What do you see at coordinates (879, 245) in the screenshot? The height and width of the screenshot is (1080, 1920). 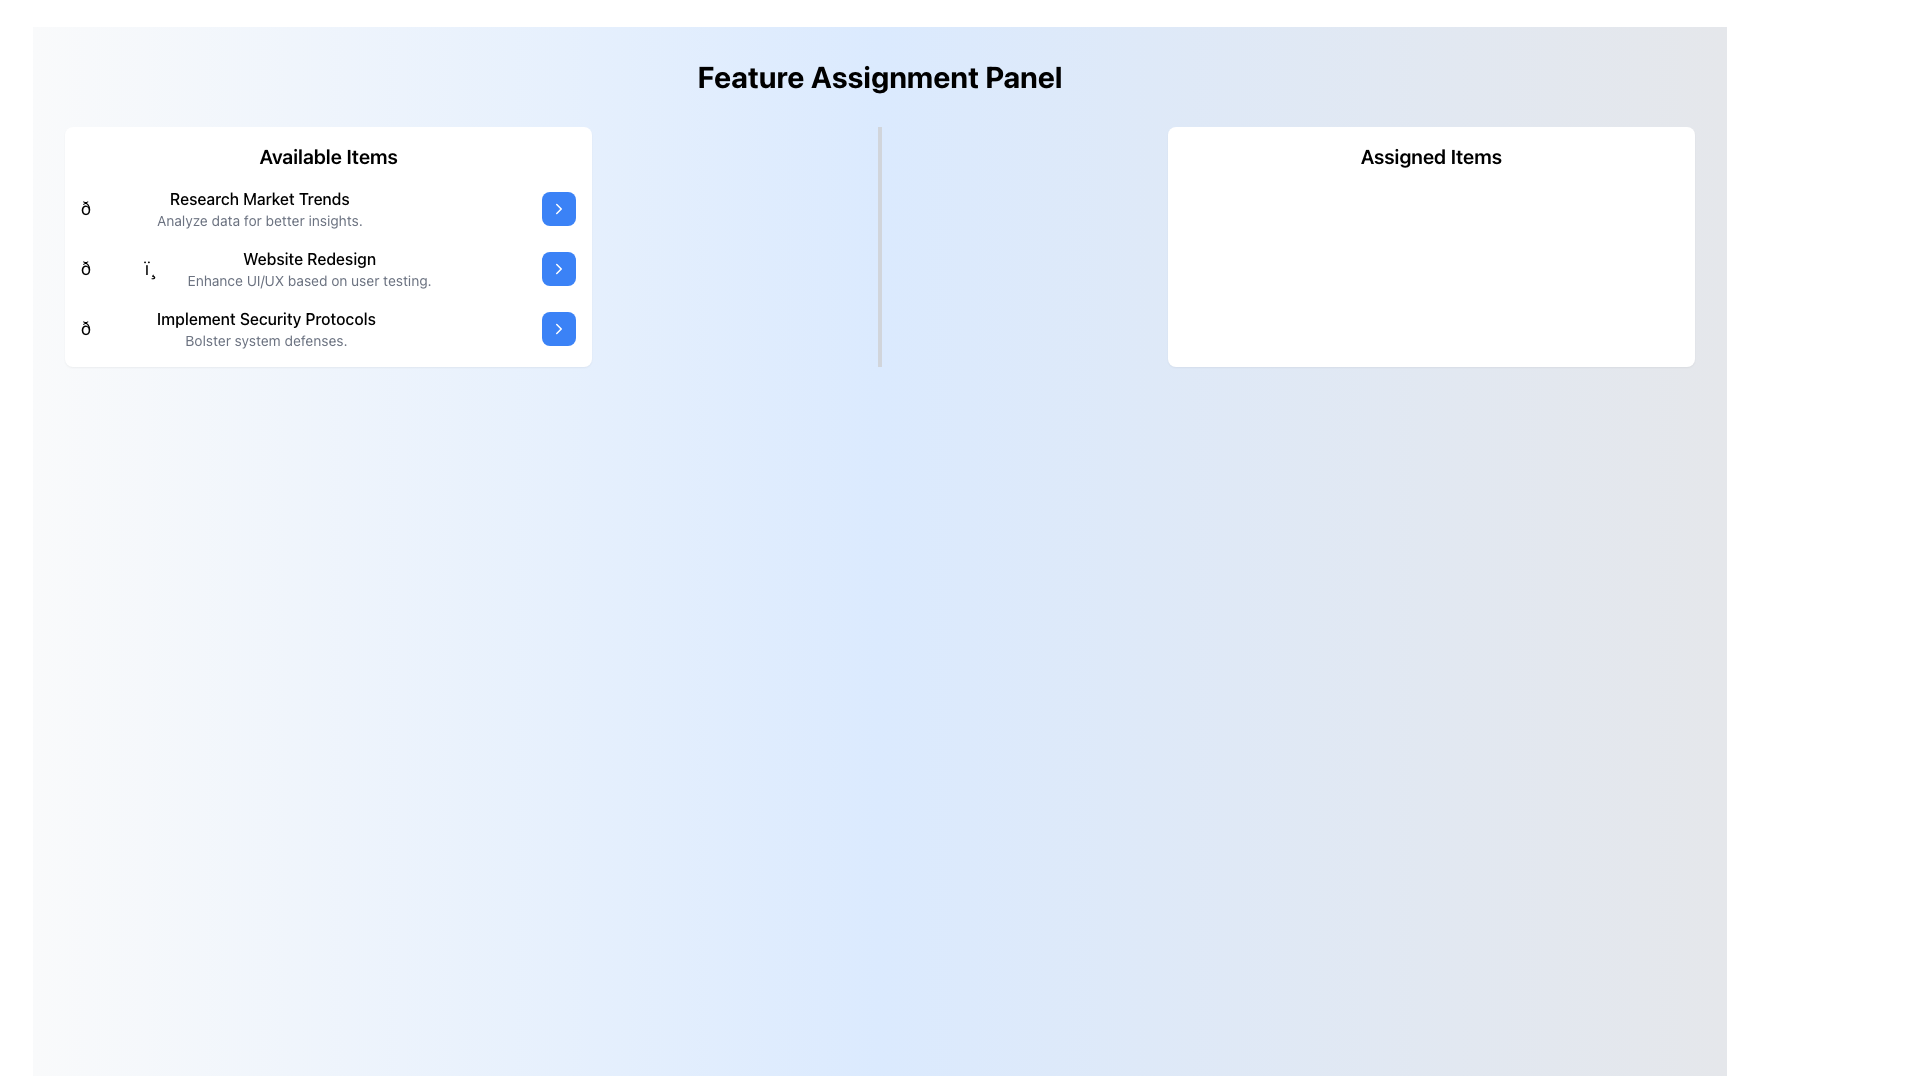 I see `the vertical divider that separates the 'Available Items' section from the 'Assigned Items' section in the middle column of a three-column grid layout` at bounding box center [879, 245].